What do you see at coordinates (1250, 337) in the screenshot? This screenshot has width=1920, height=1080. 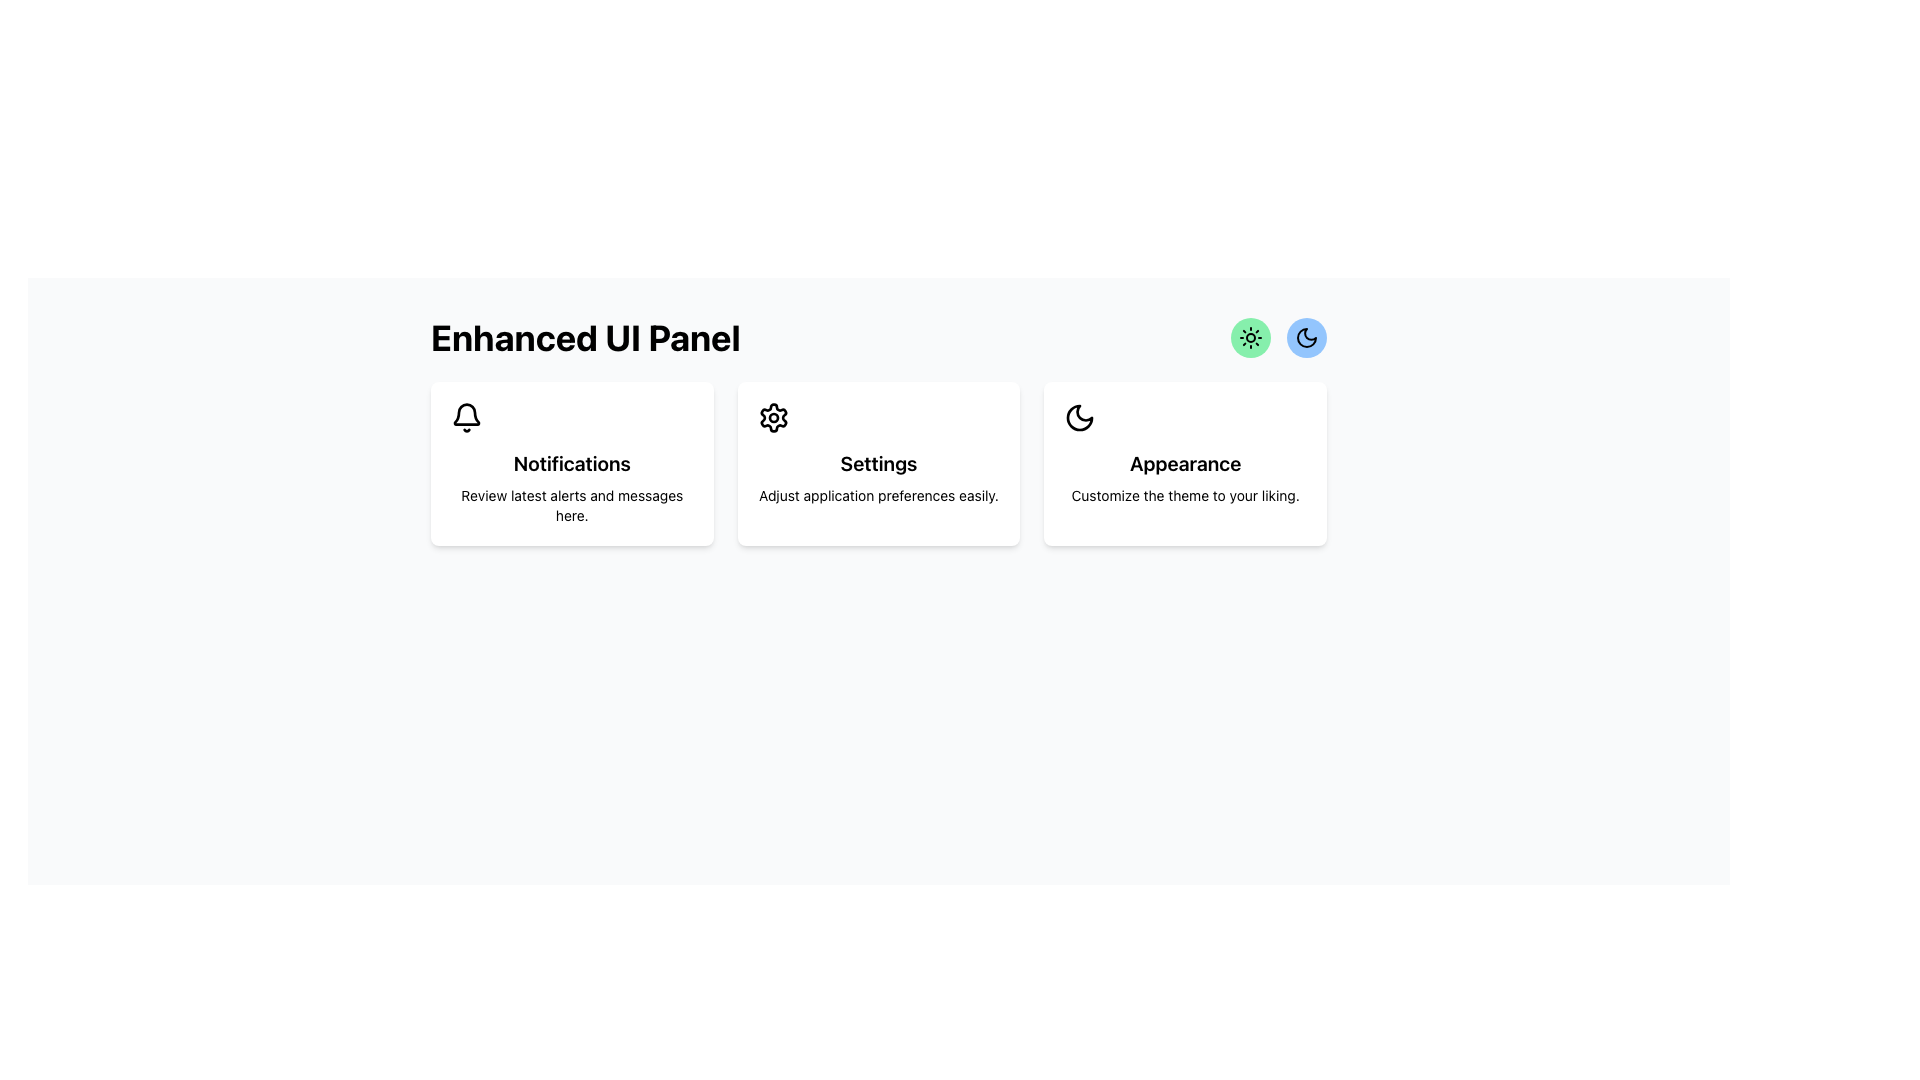 I see `the circular green button with a sun icon in the top-right corner` at bounding box center [1250, 337].